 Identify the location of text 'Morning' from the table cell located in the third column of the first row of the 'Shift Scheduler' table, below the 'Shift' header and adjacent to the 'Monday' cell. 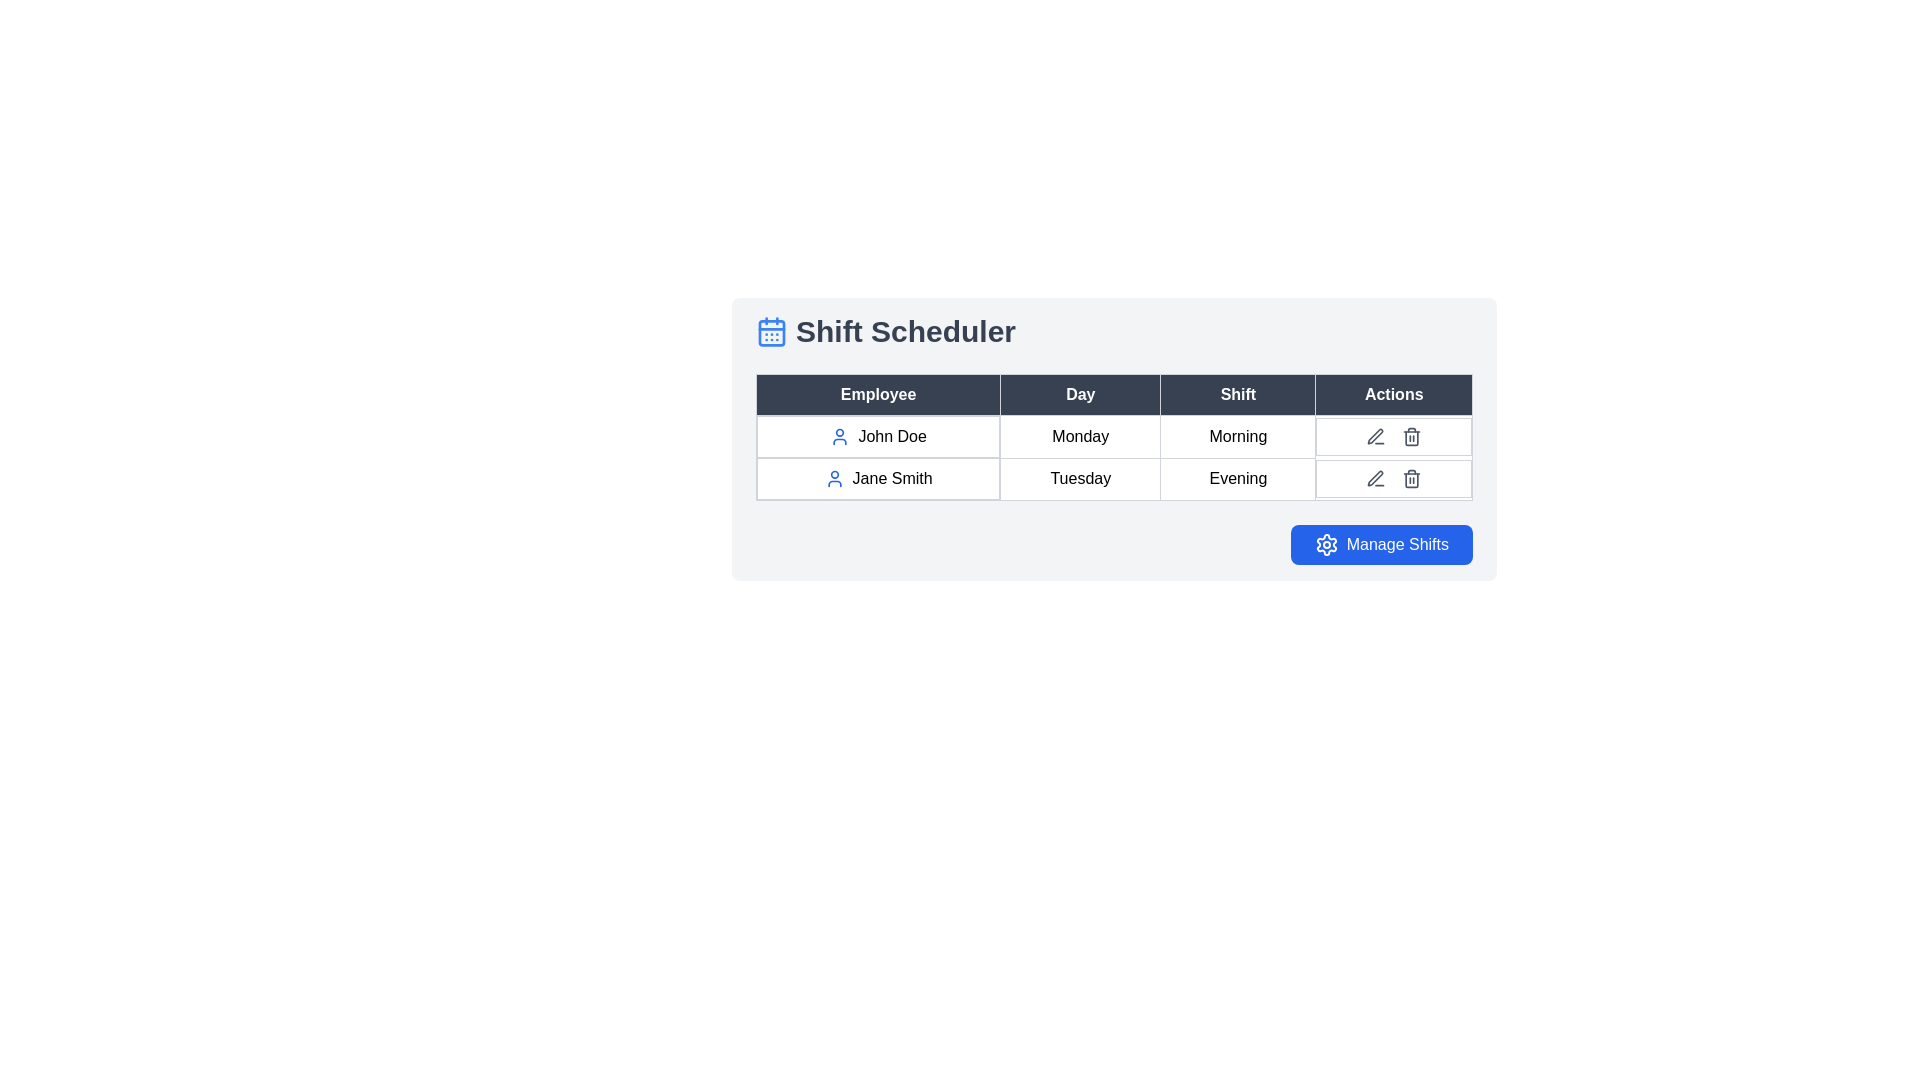
(1237, 435).